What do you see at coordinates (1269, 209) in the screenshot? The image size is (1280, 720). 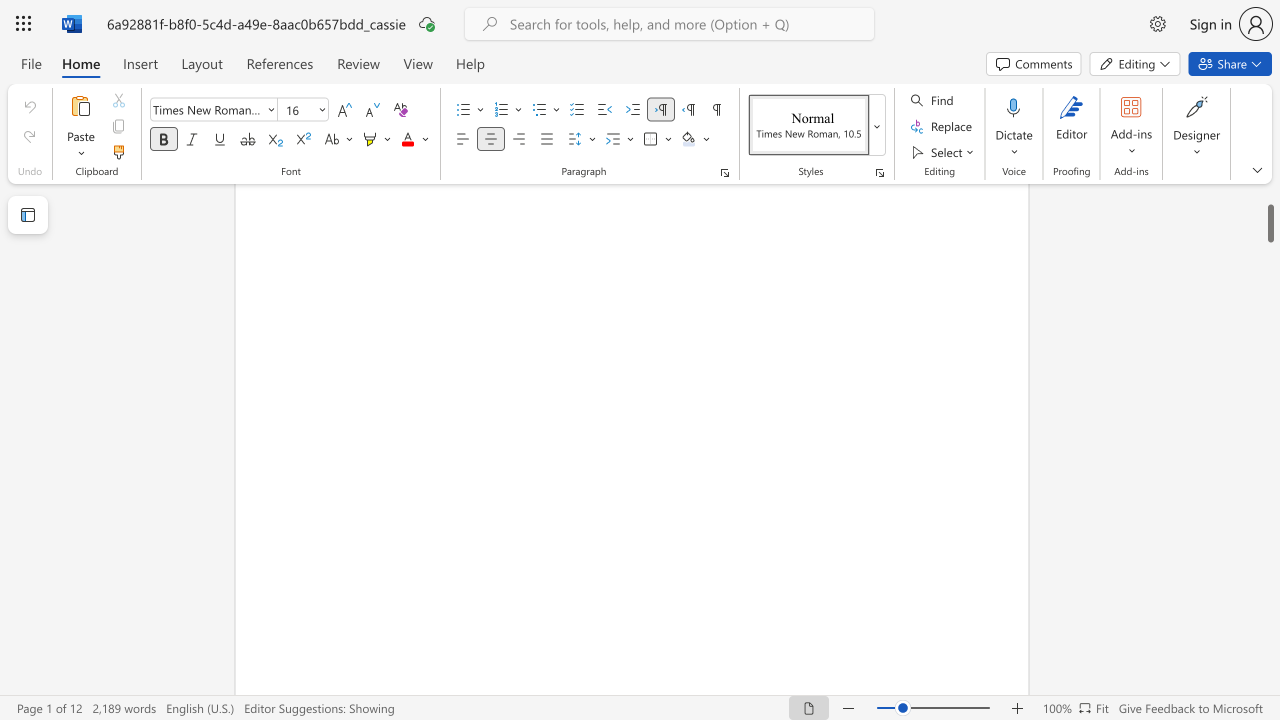 I see `the scrollbar and move up 290 pixels` at bounding box center [1269, 209].